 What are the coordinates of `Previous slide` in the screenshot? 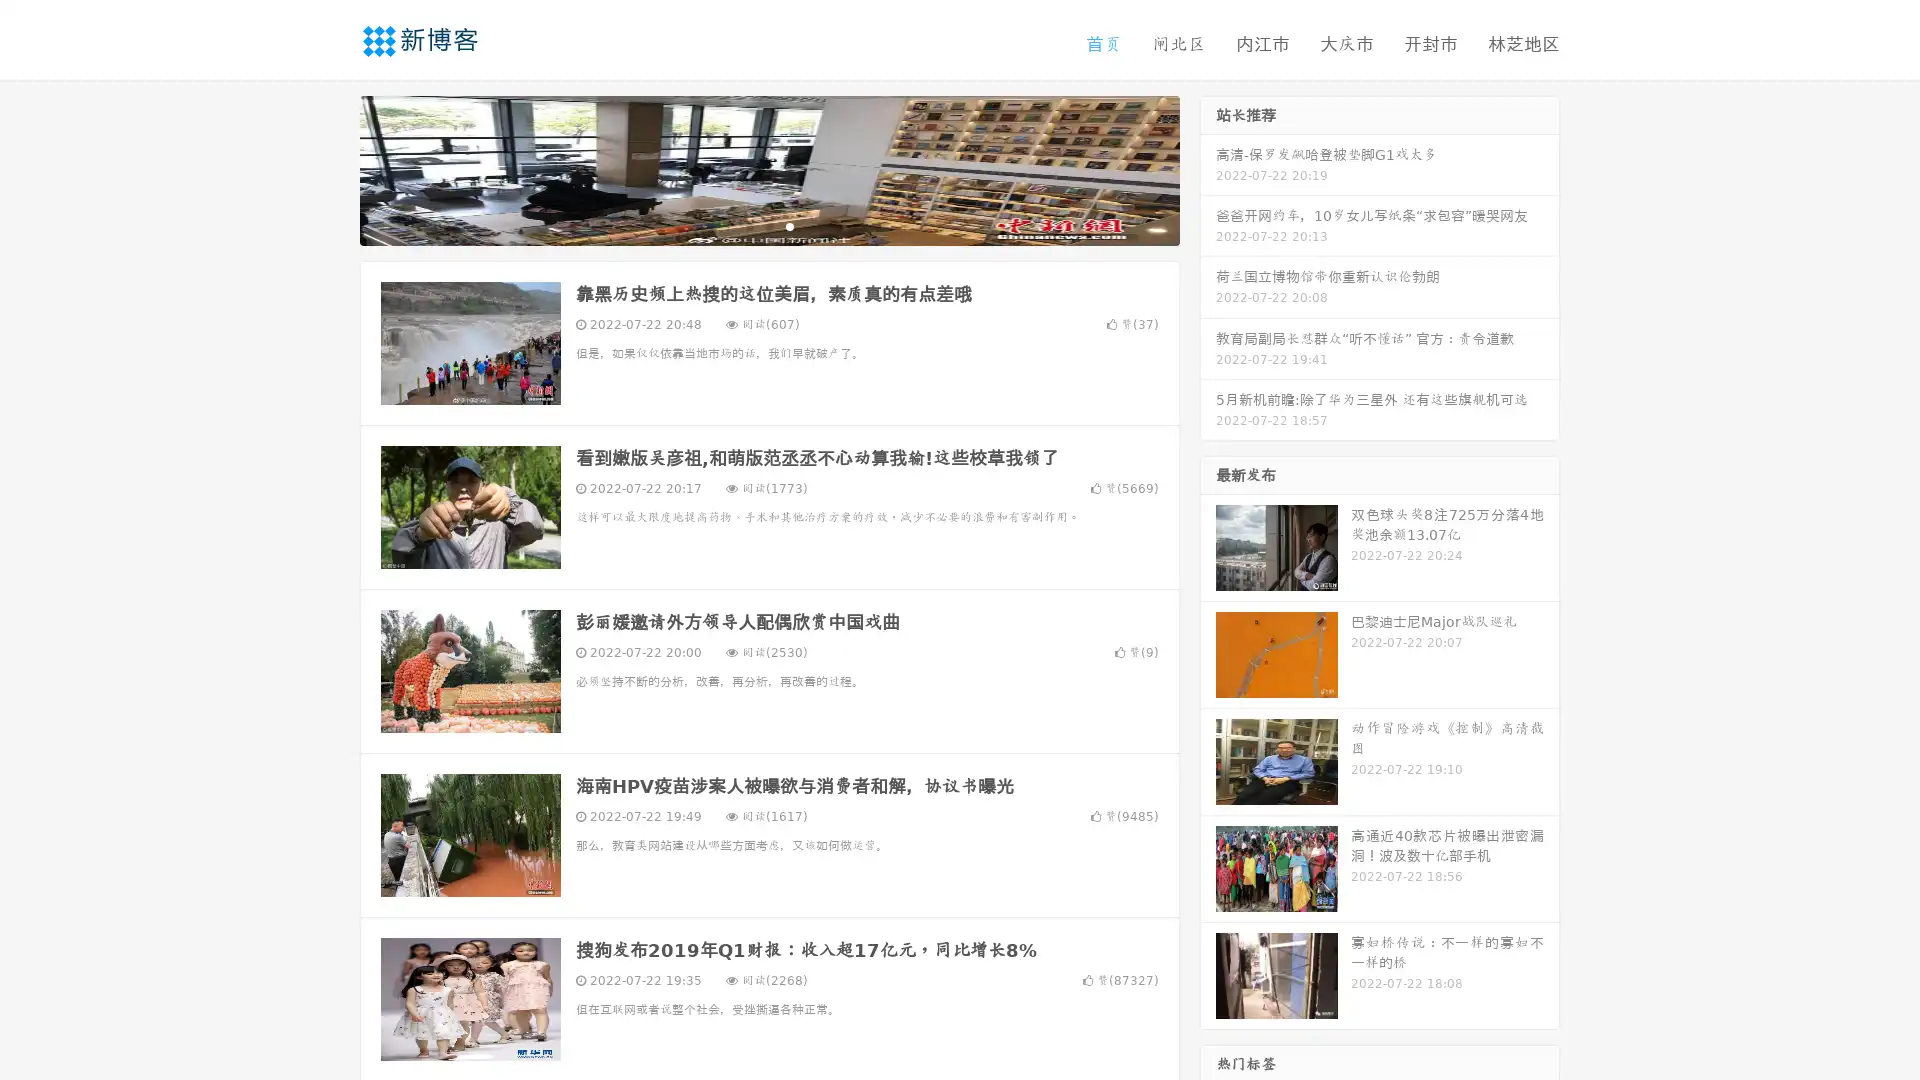 It's located at (330, 168).